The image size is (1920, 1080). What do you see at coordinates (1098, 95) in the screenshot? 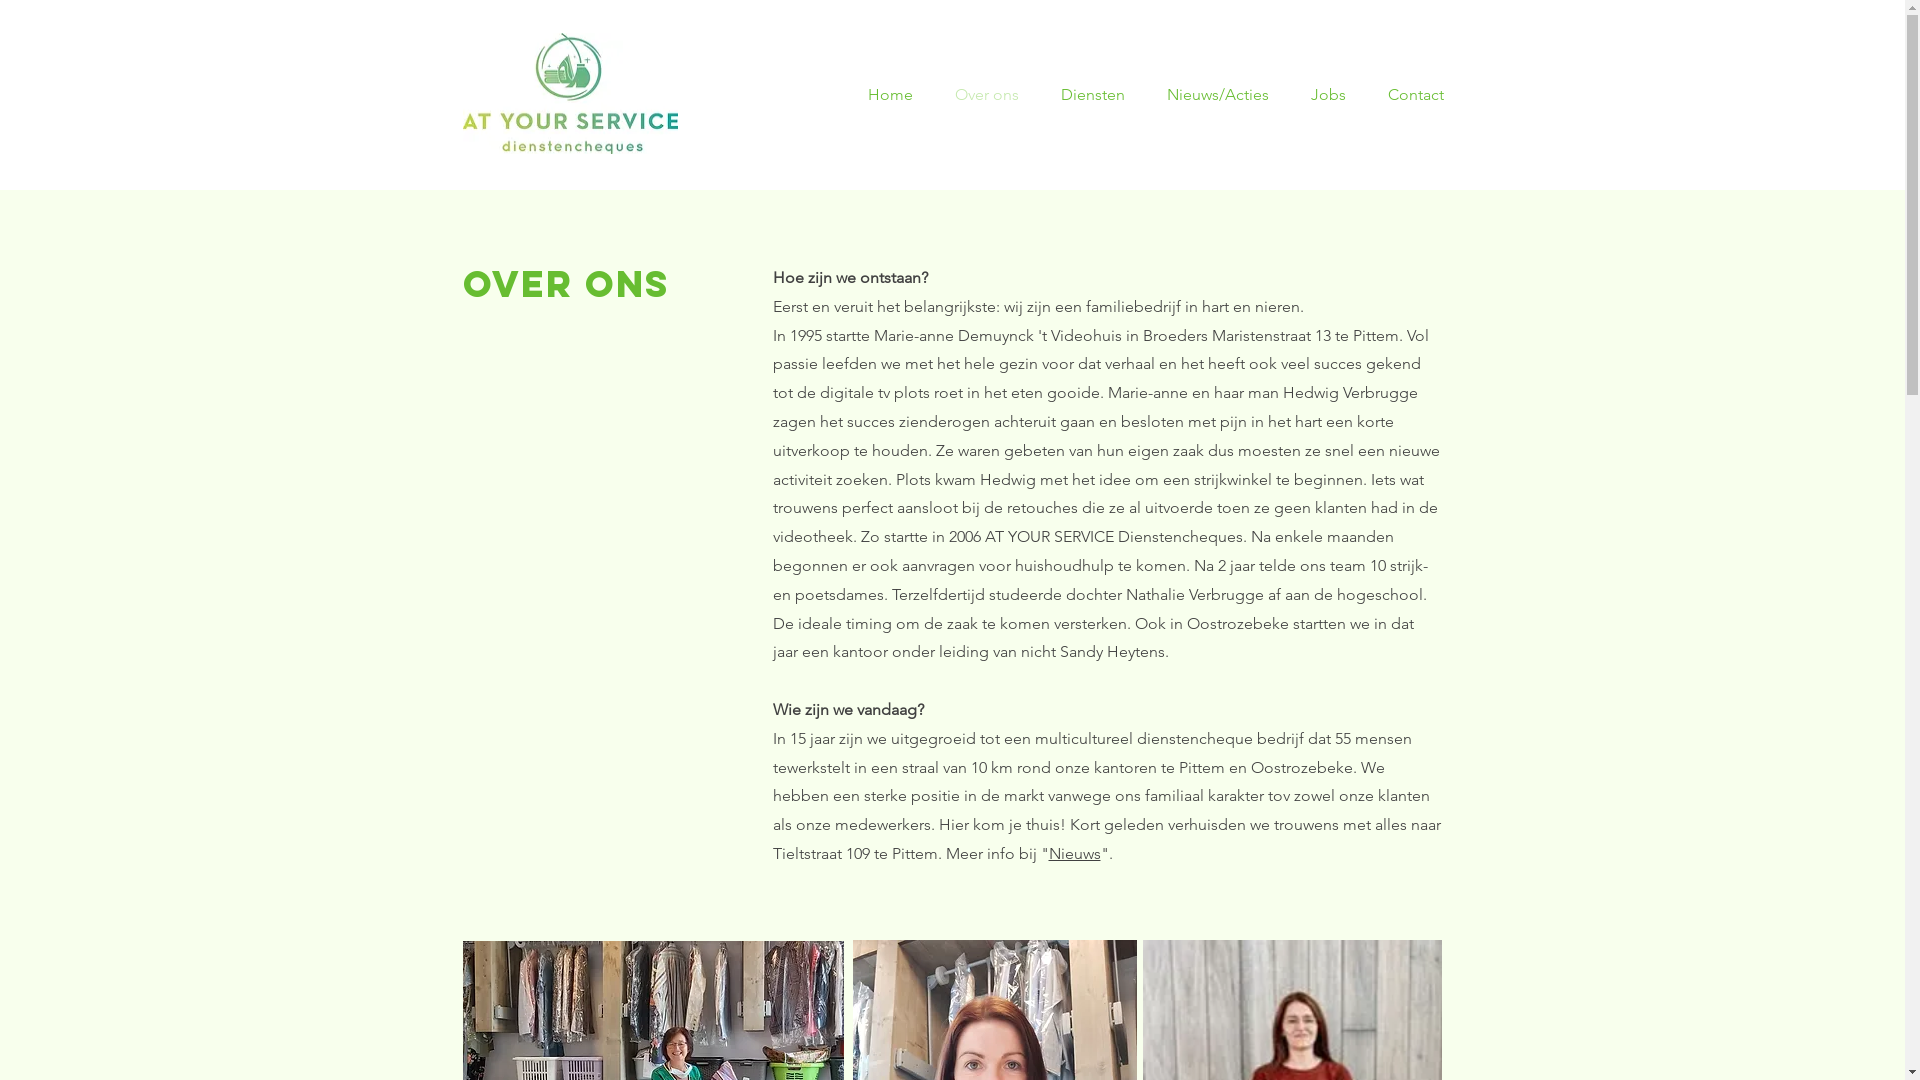
I see `'Diensten'` at bounding box center [1098, 95].